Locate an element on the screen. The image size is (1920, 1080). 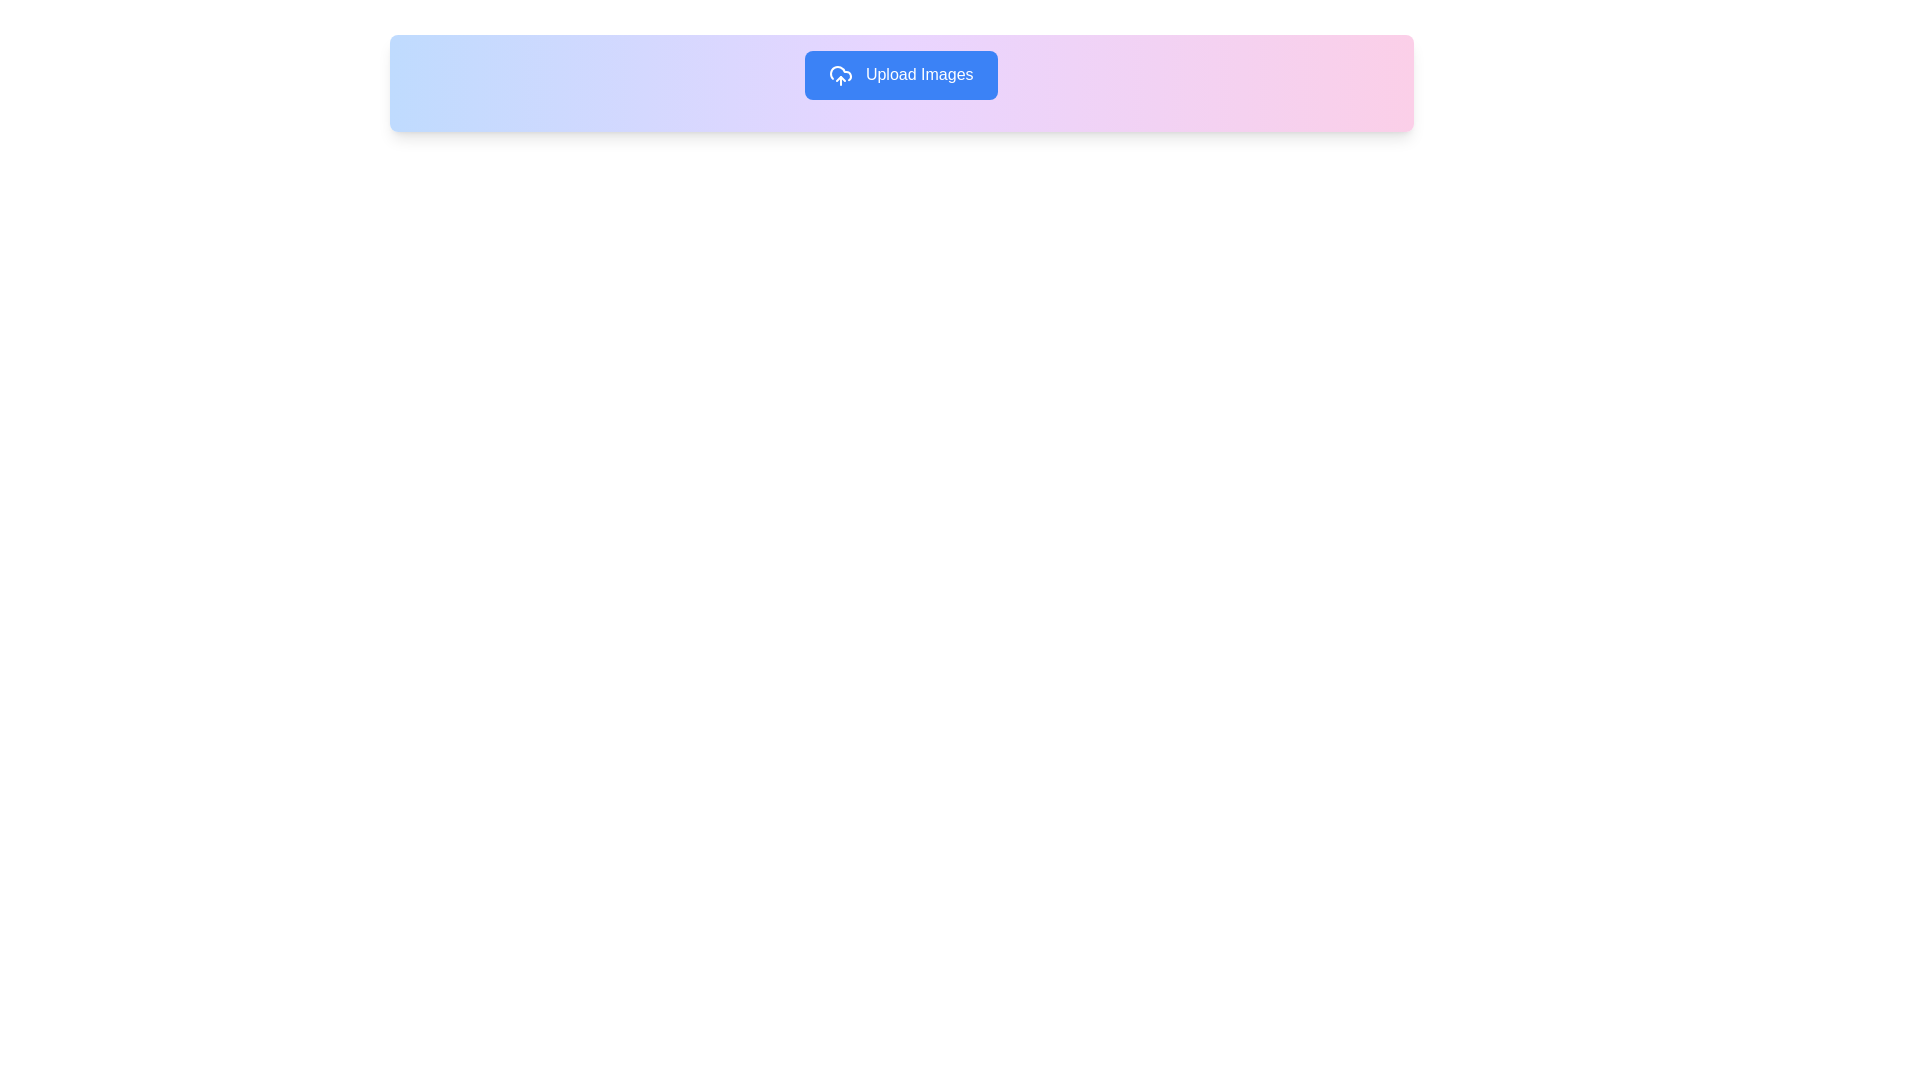
the 'Upload Images' button with a blue background and white text, which is centered in the gradient header section is located at coordinates (900, 74).